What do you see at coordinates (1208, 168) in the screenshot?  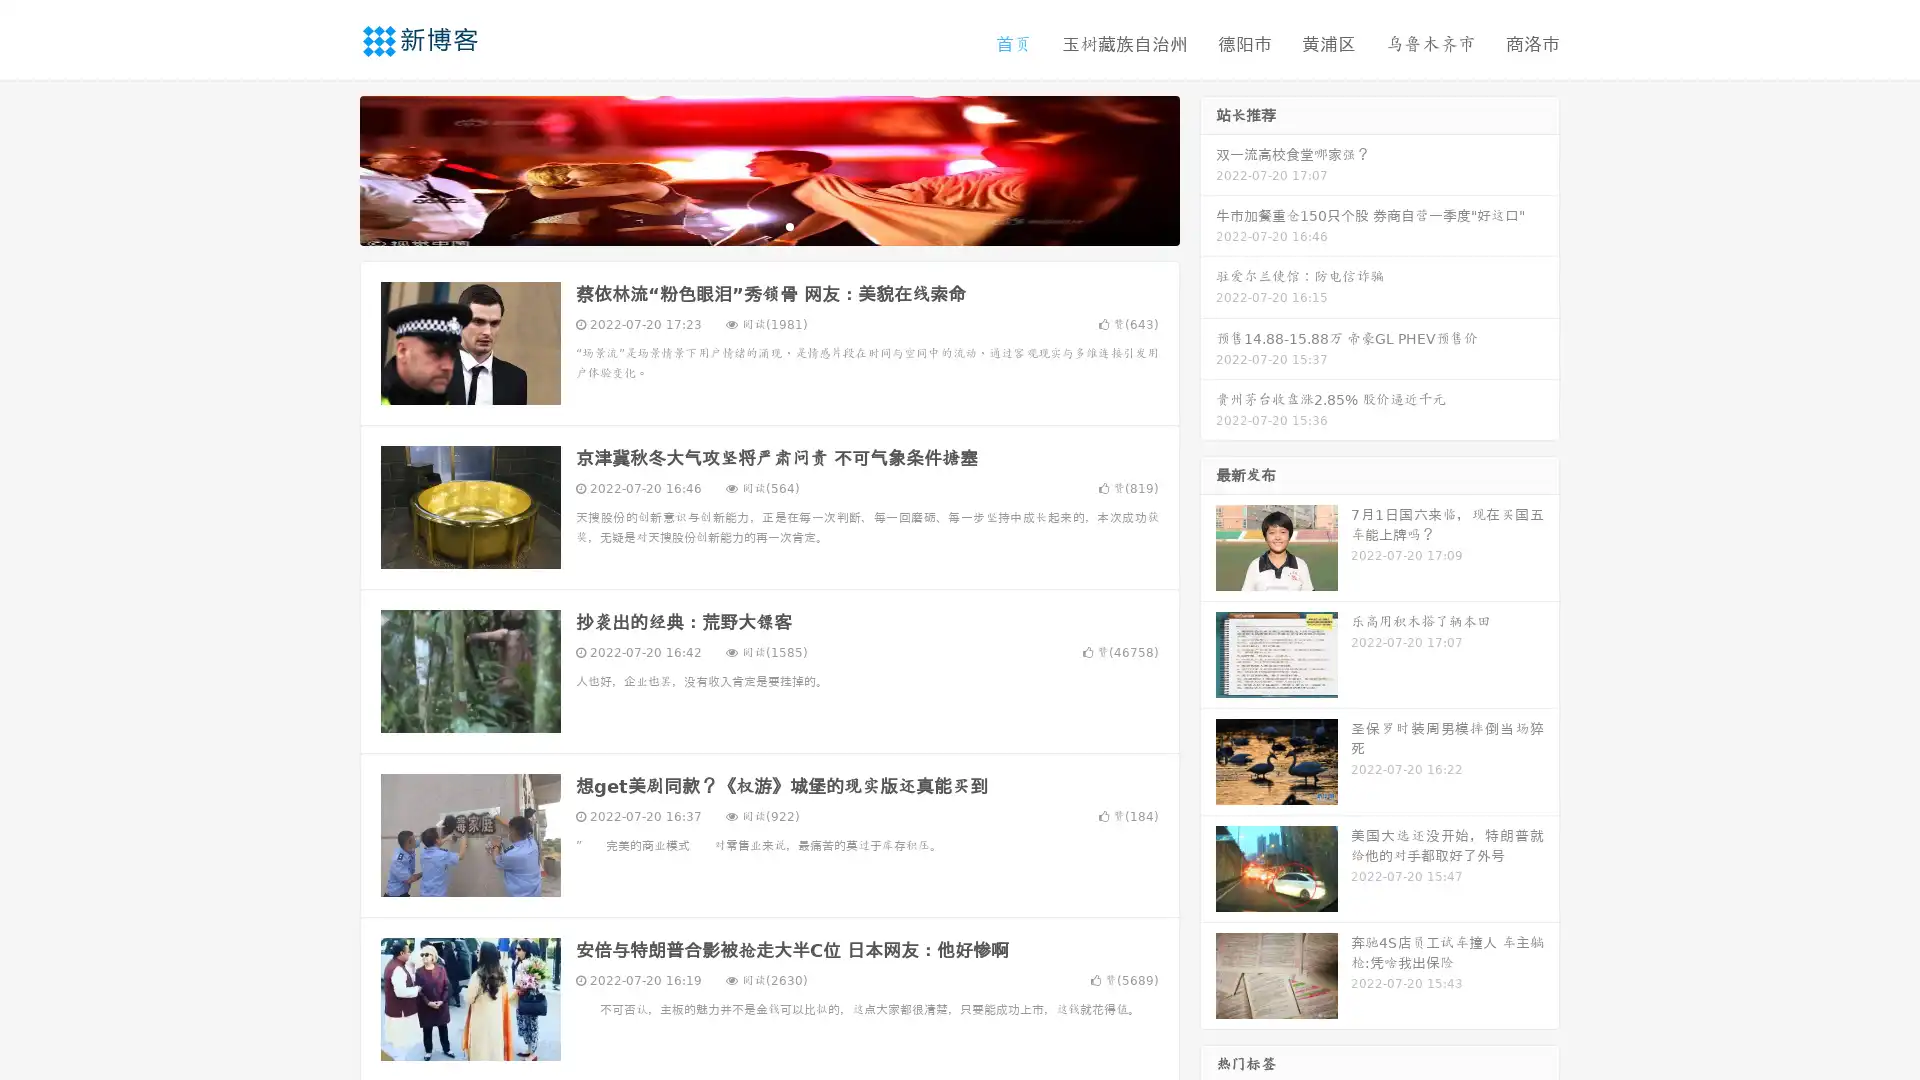 I see `Next slide` at bounding box center [1208, 168].